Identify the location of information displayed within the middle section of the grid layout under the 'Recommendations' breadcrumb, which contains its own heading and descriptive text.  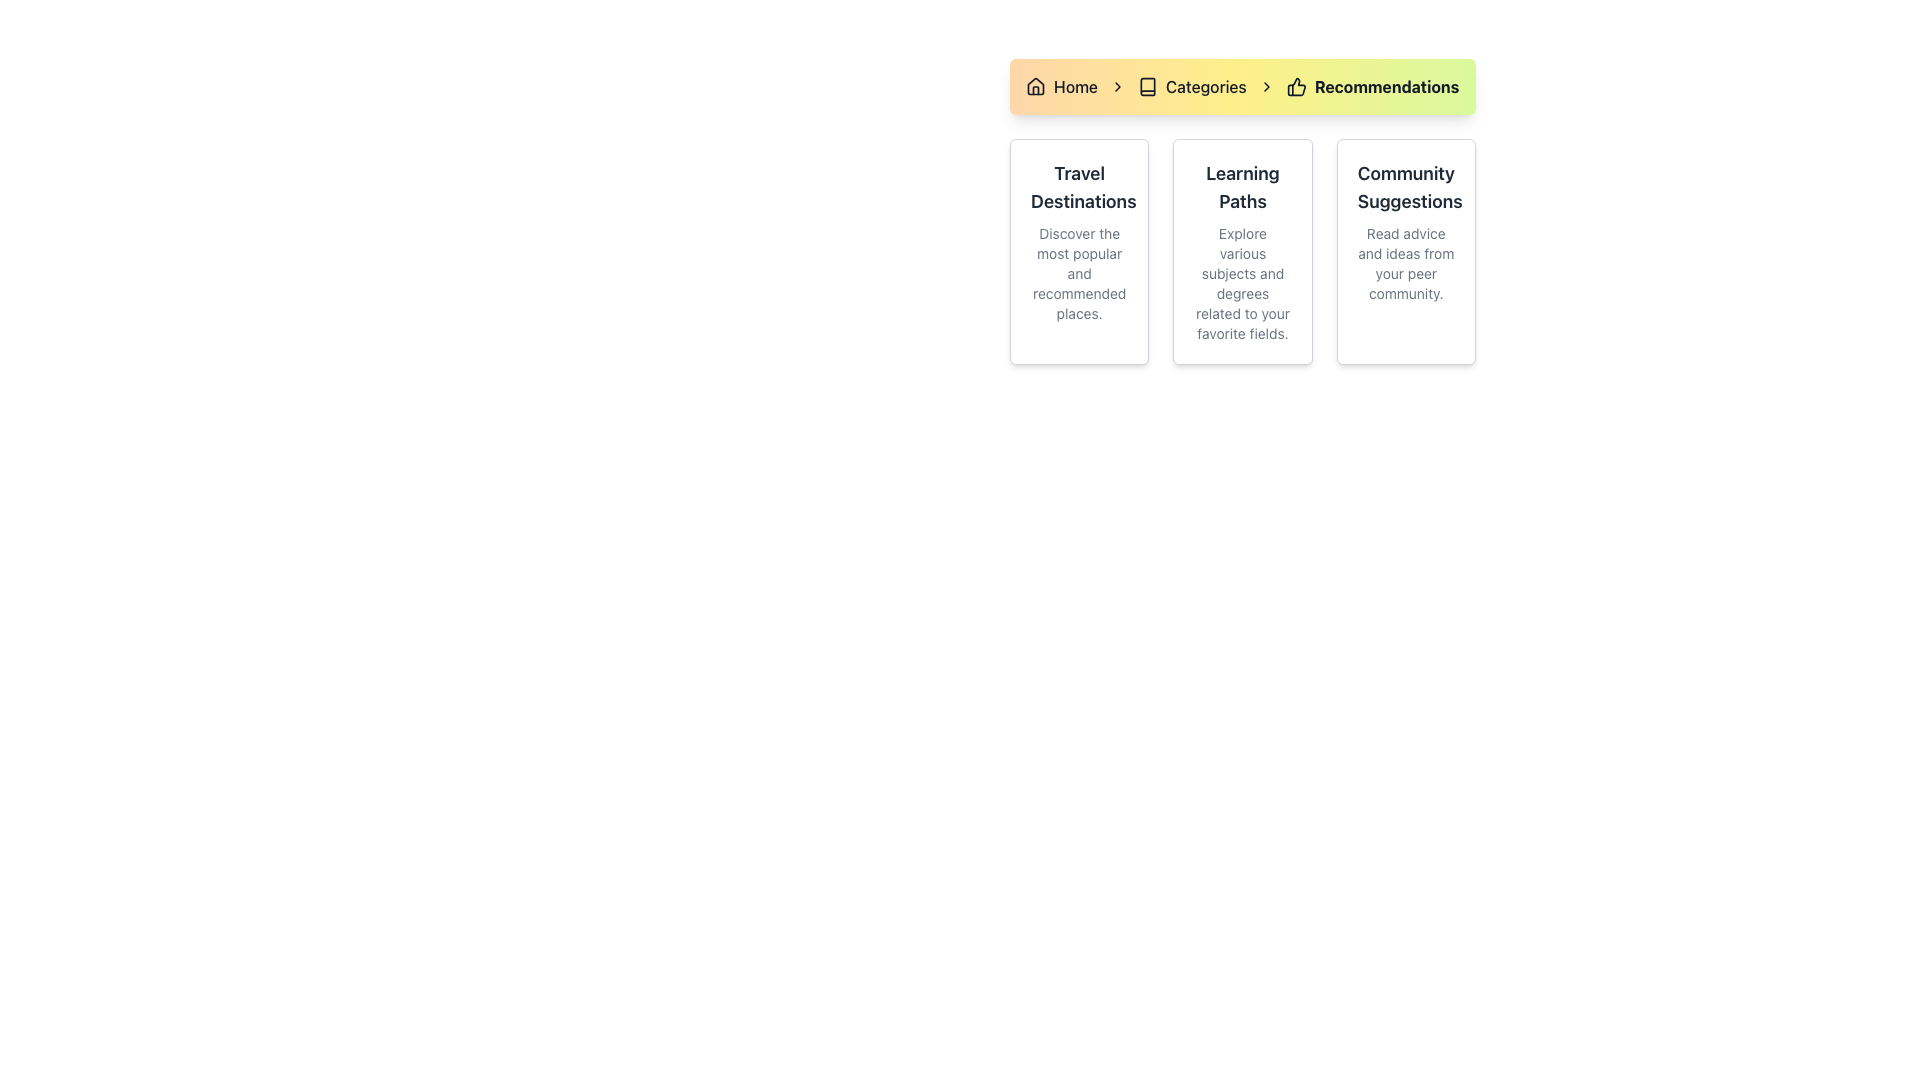
(1242, 250).